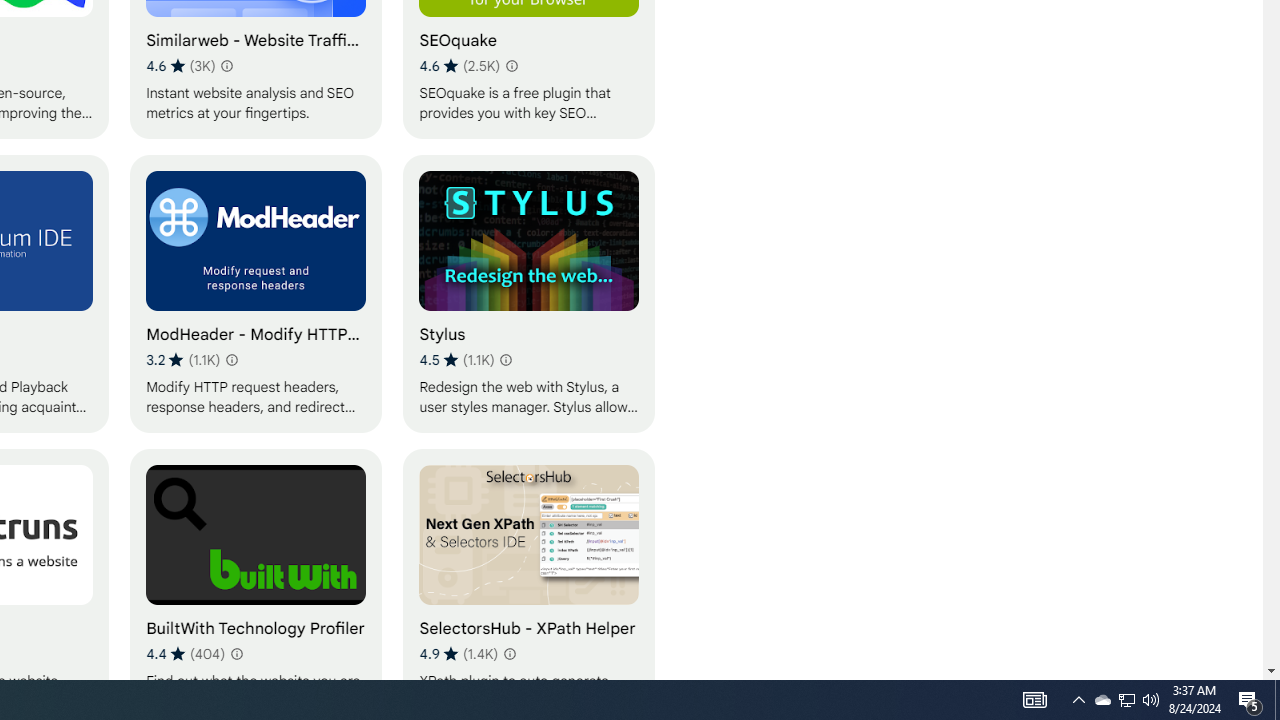 The height and width of the screenshot is (720, 1280). What do you see at coordinates (529, 293) in the screenshot?
I see `'Stylus'` at bounding box center [529, 293].